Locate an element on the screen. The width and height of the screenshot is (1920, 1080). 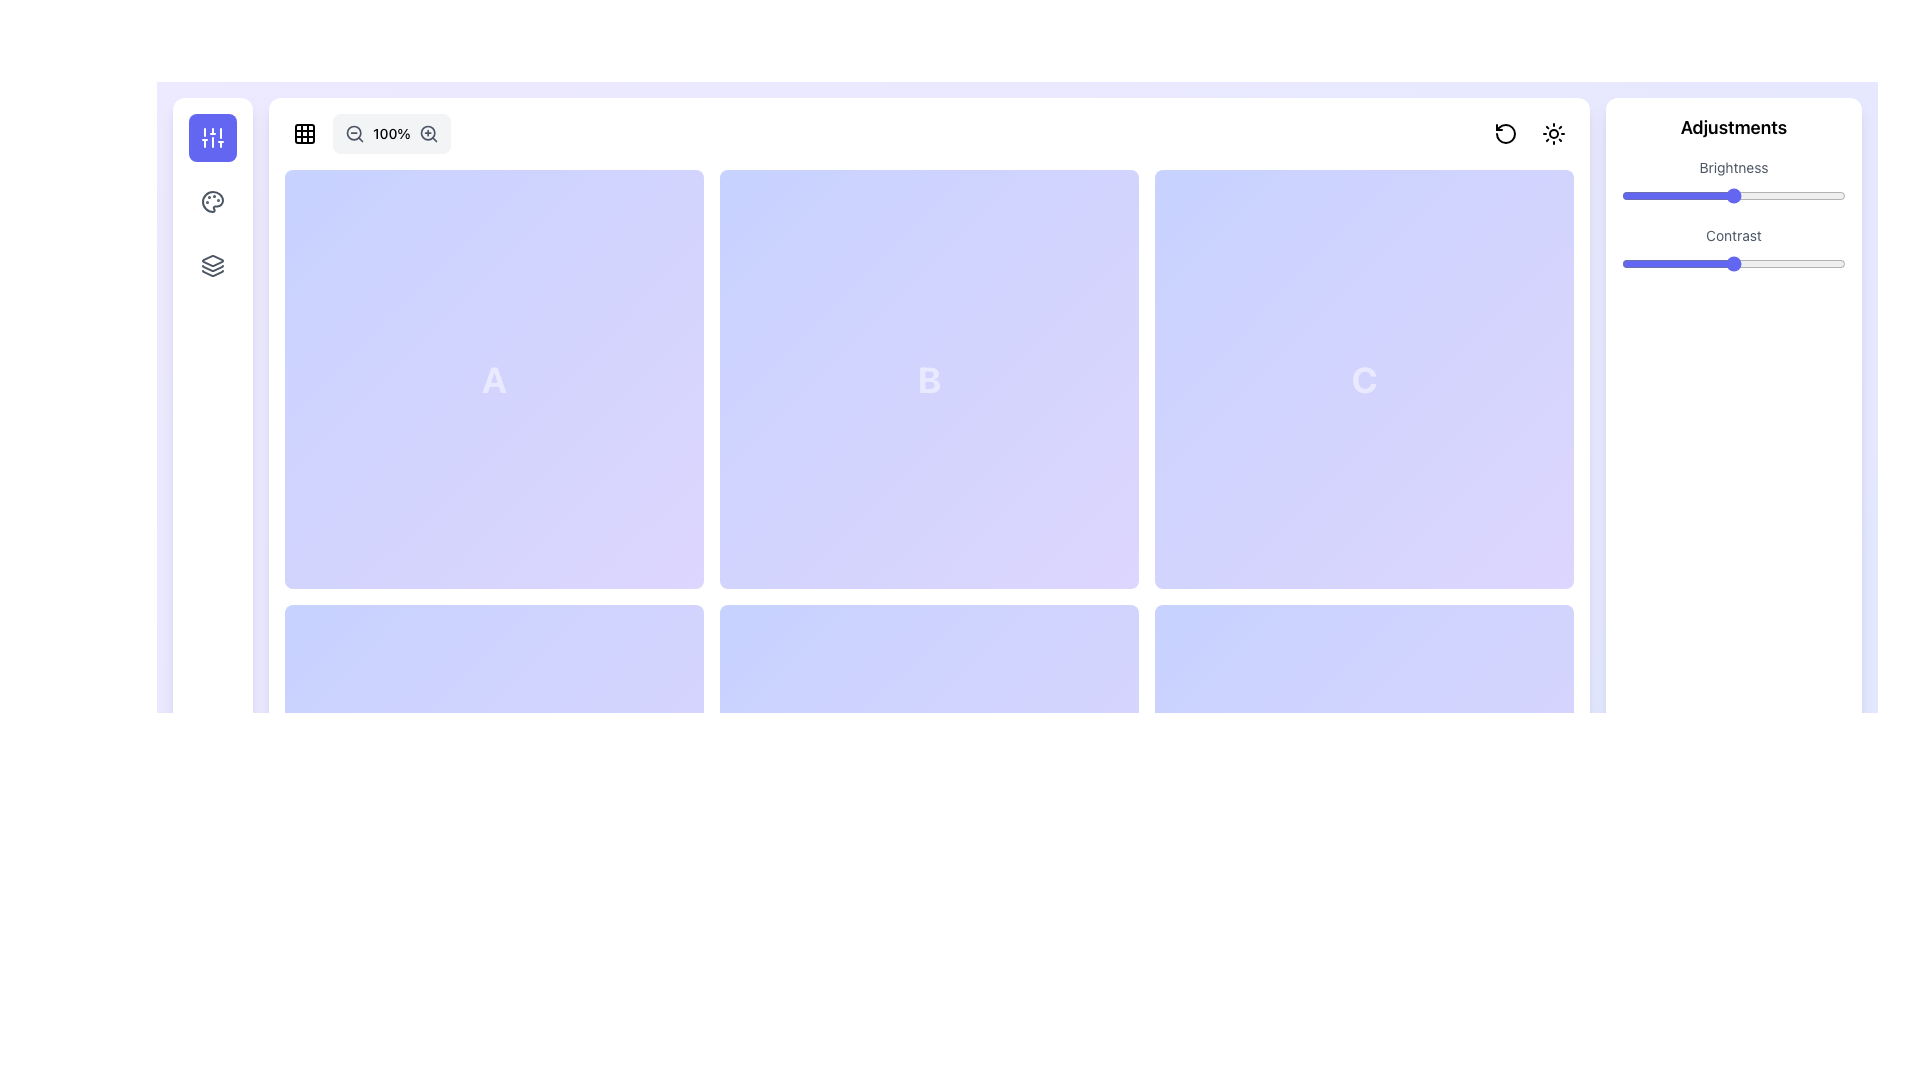
the small triangular layer icon, which is the third stacked shape in the left vertical toolbar, to interact with its related functionality is located at coordinates (212, 273).